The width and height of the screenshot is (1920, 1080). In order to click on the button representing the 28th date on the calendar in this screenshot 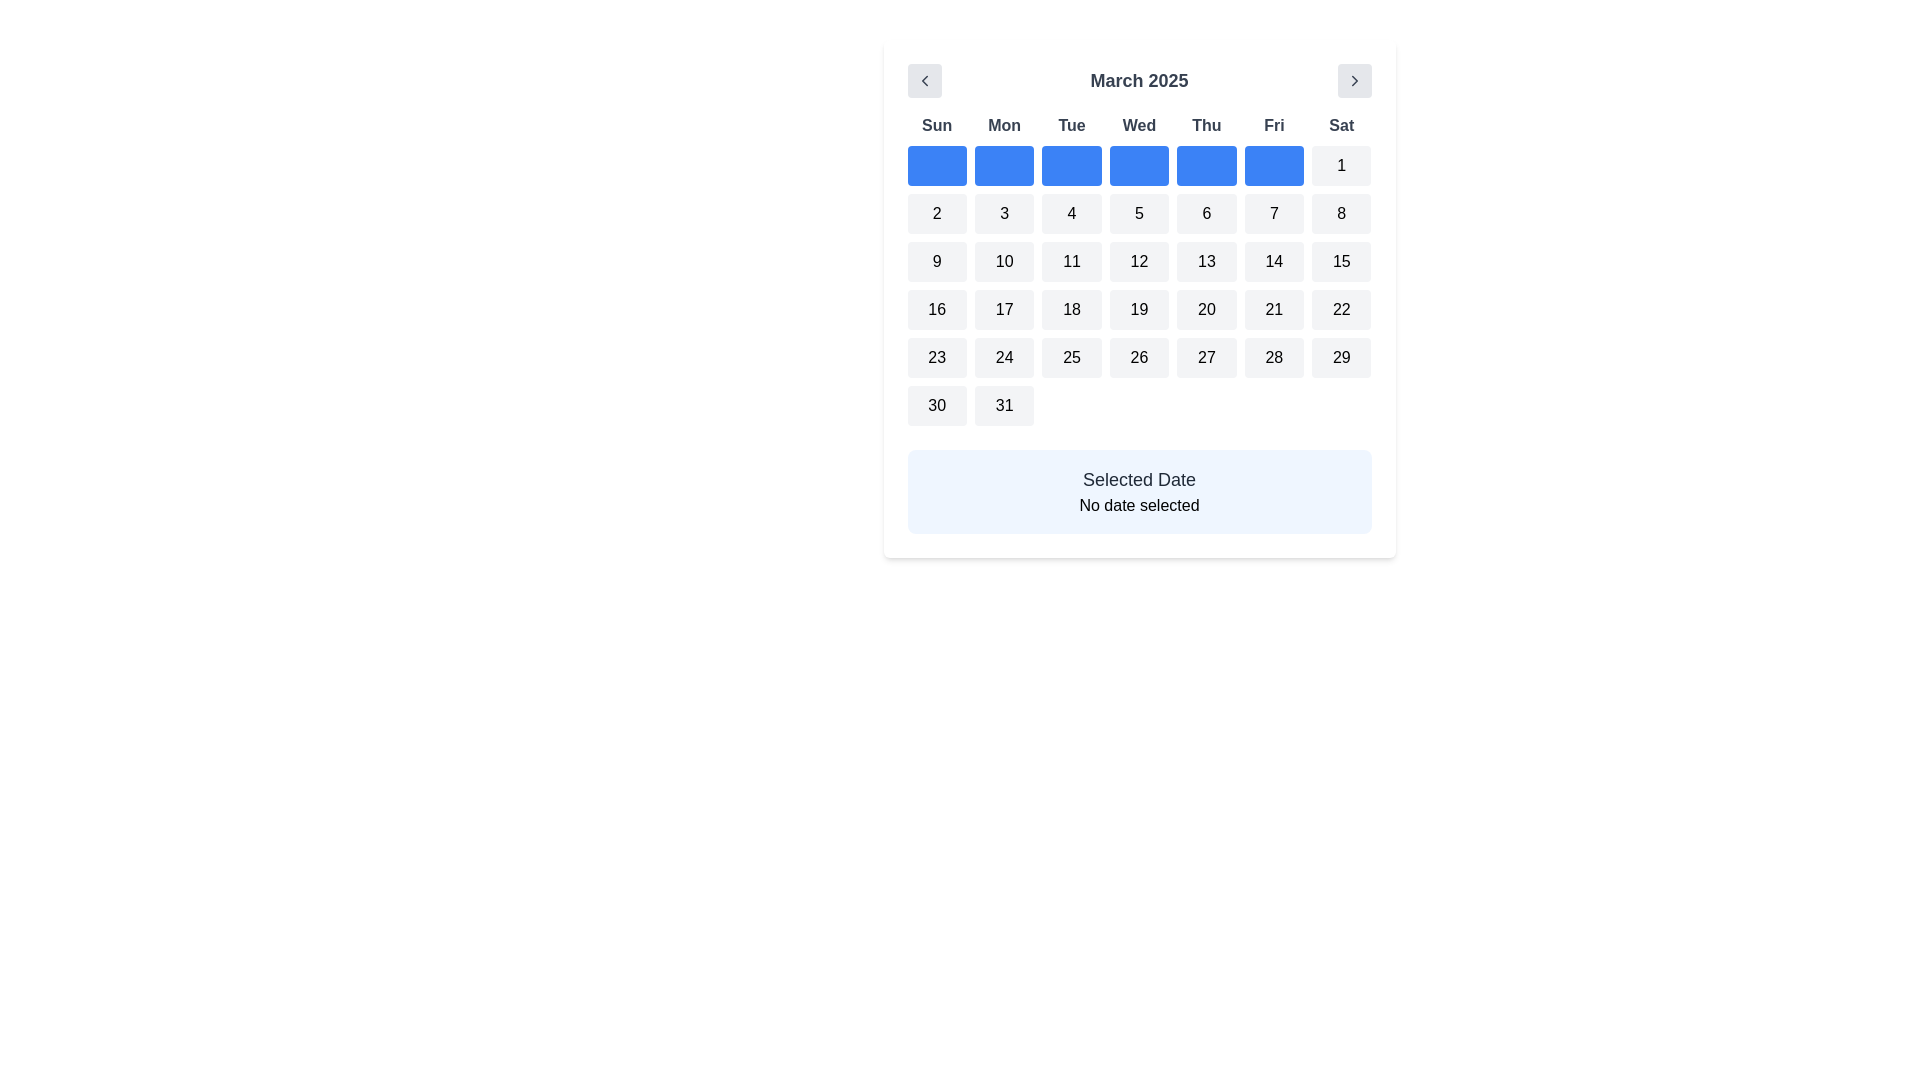, I will do `click(1273, 357)`.